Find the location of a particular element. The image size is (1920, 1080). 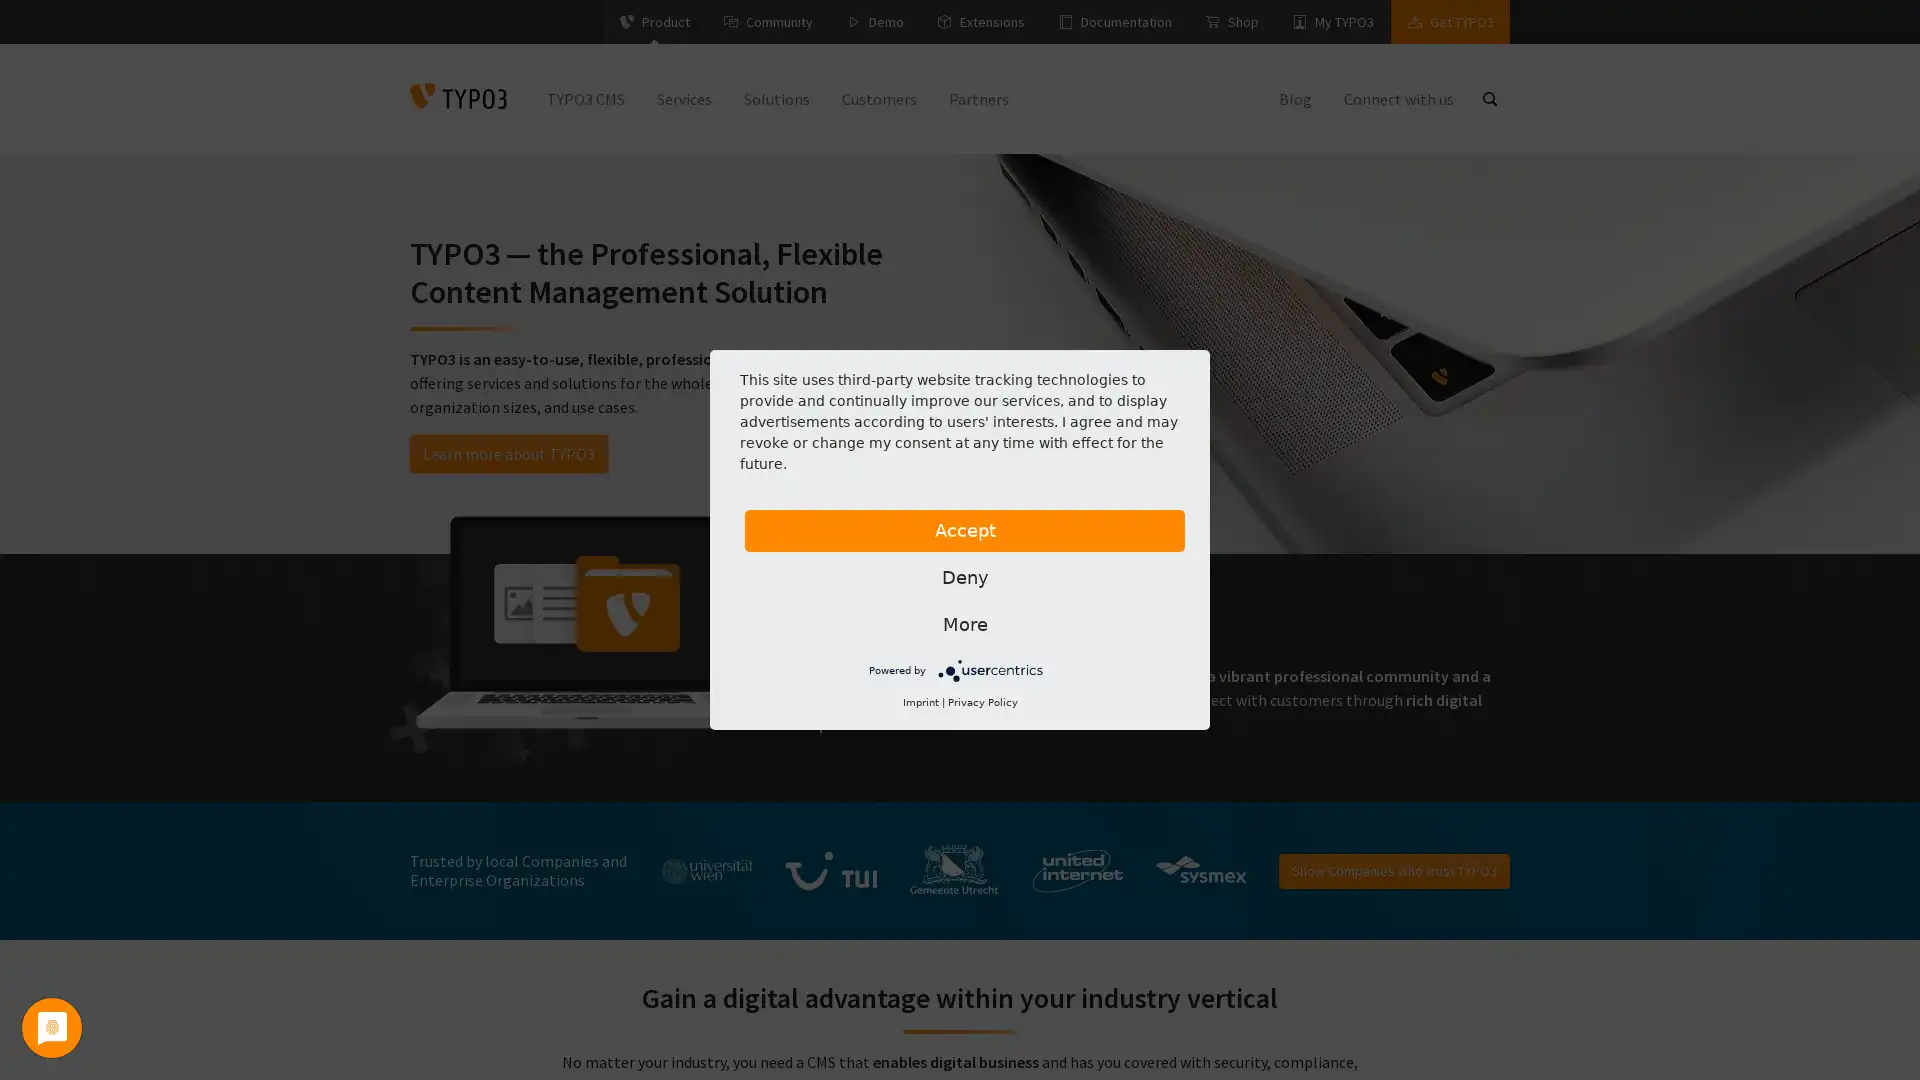

Accept is located at coordinates (964, 530).